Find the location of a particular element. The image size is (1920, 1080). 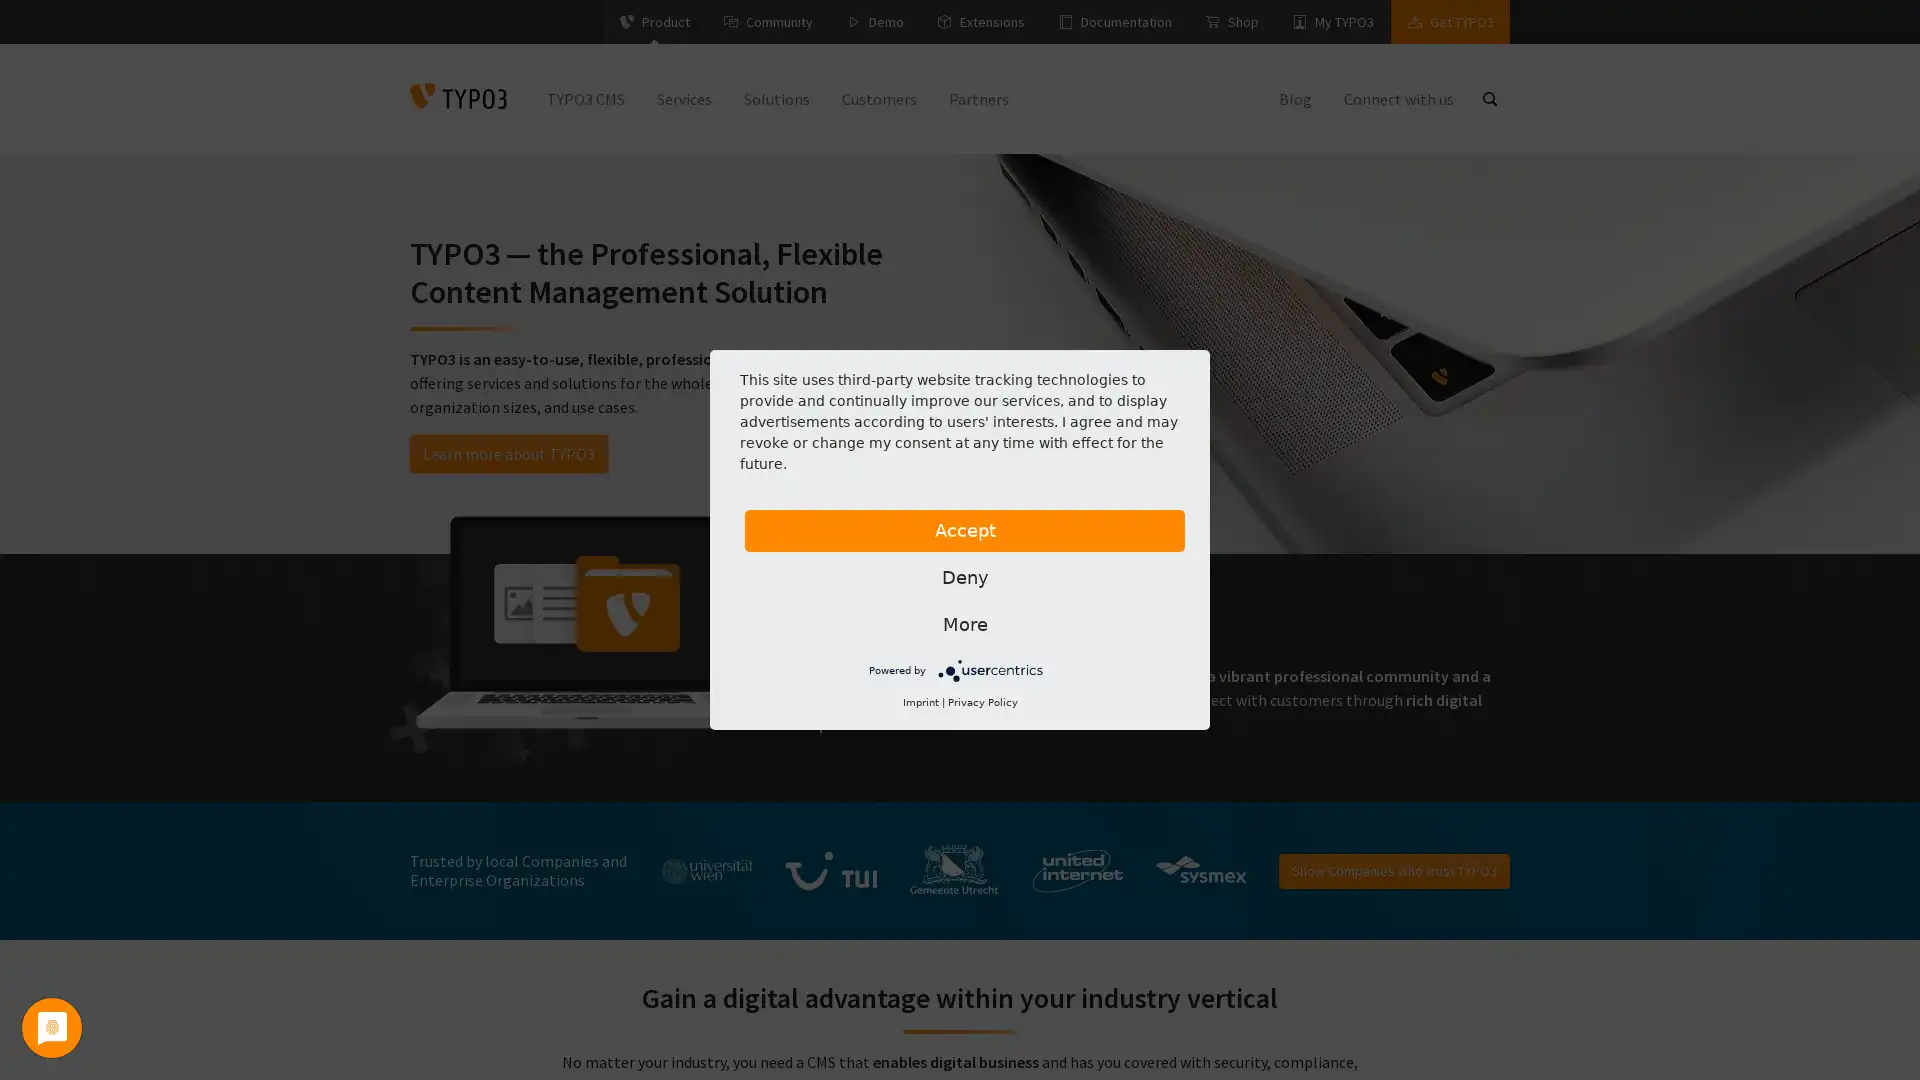

Accept is located at coordinates (964, 530).